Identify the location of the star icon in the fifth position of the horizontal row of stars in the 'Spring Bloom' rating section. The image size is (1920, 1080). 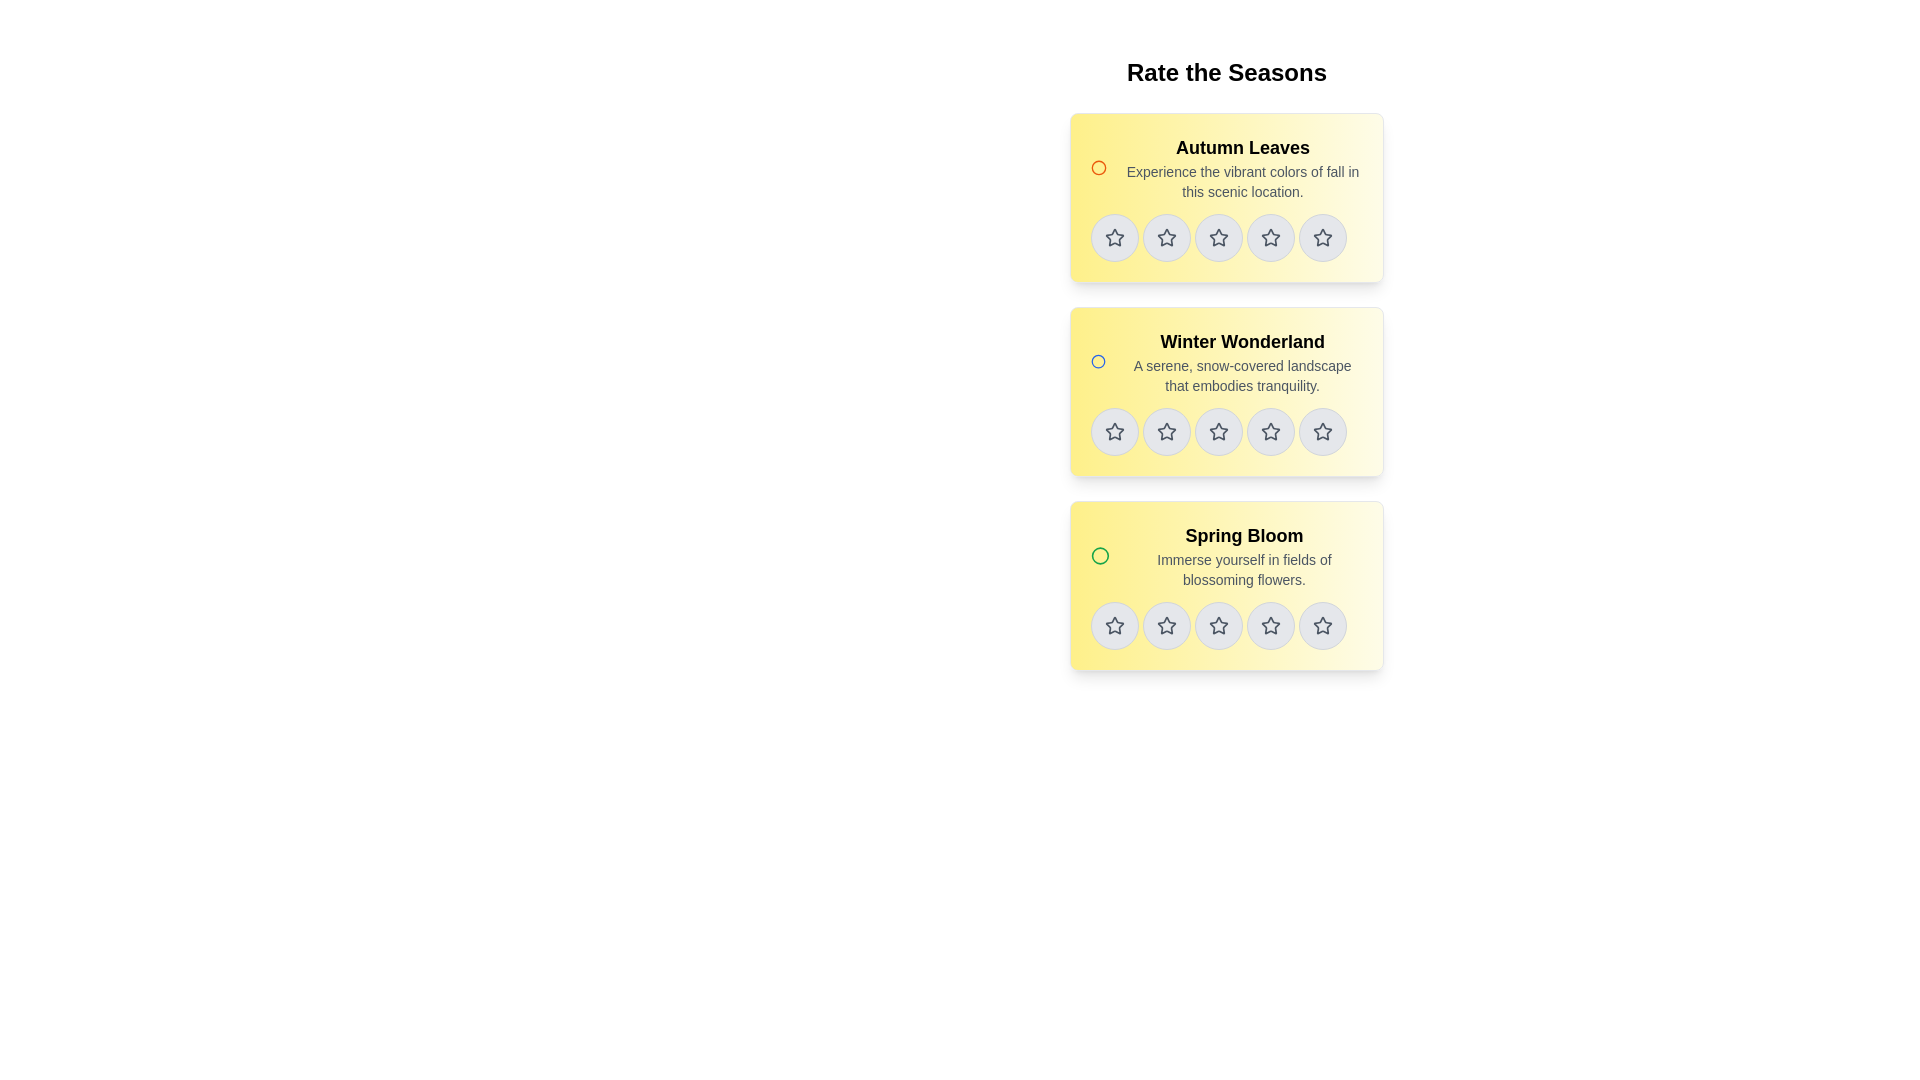
(1323, 624).